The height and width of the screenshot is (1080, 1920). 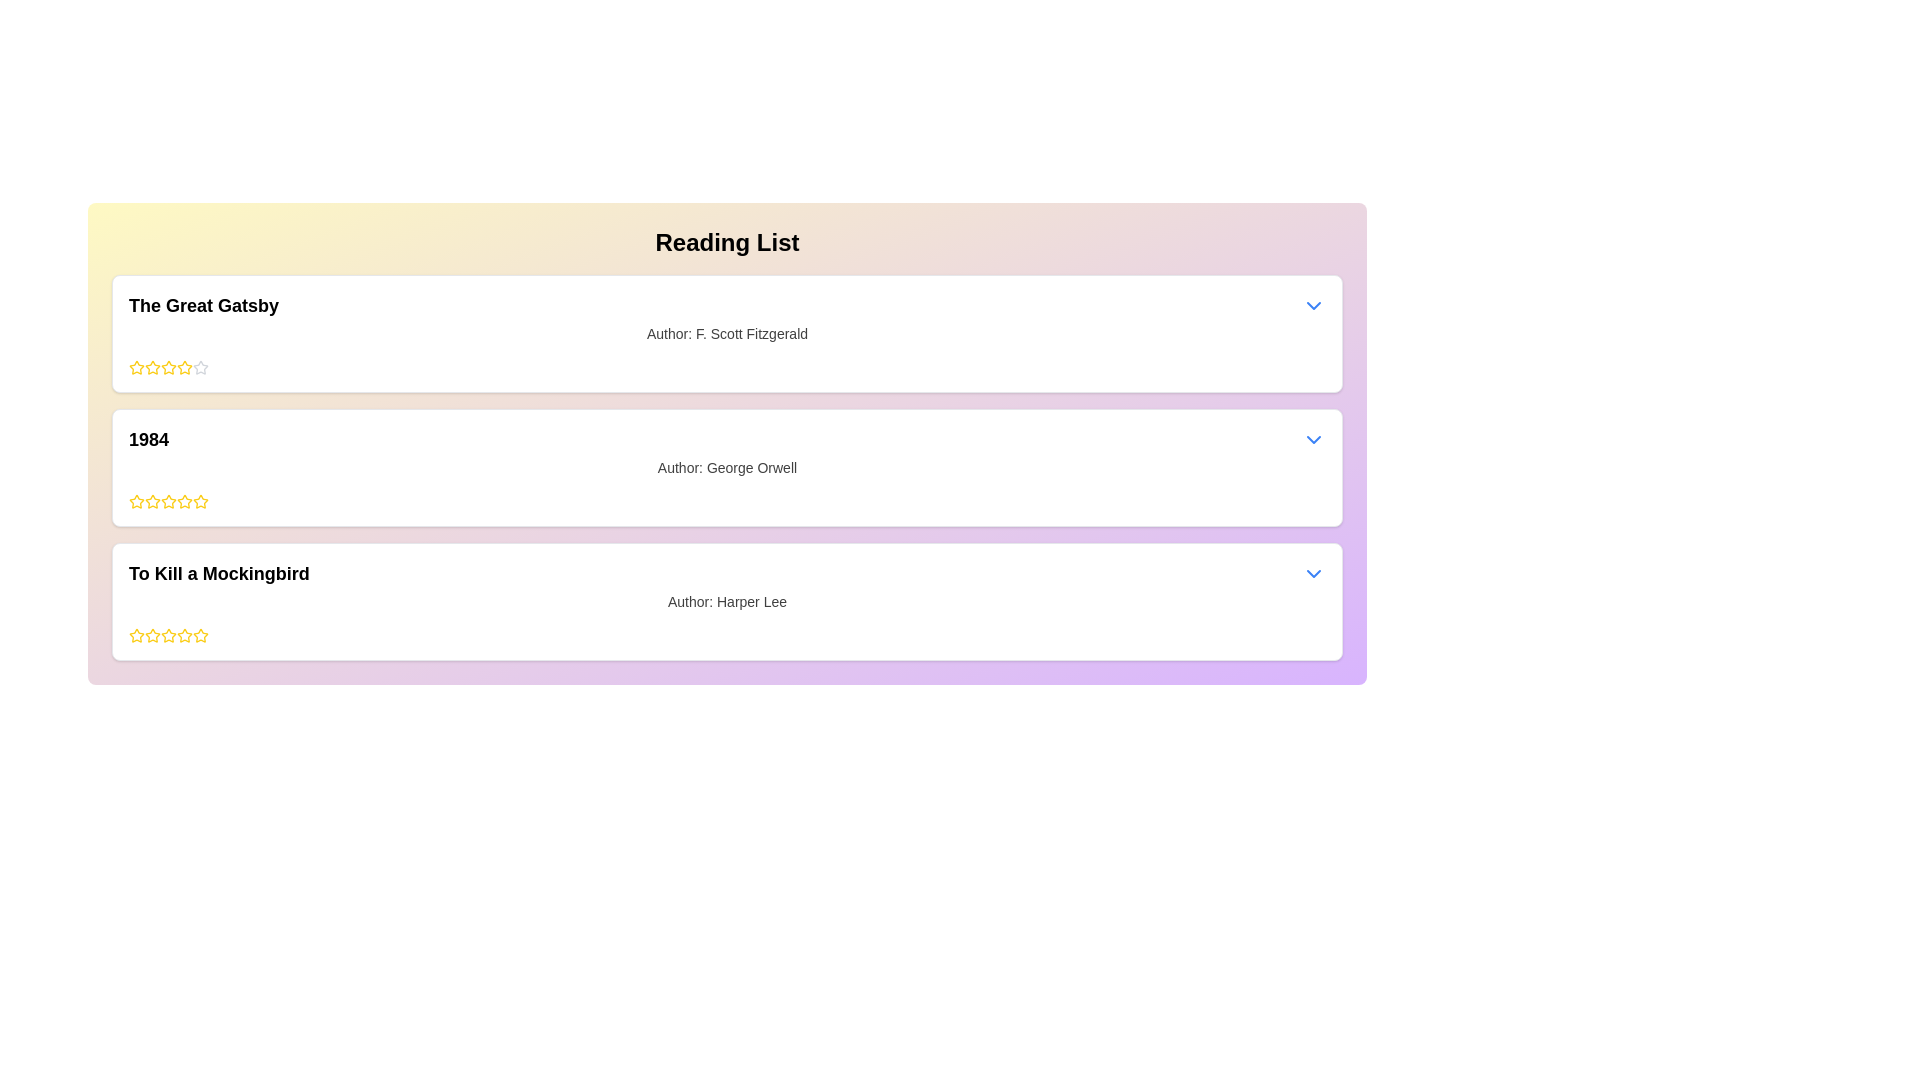 What do you see at coordinates (726, 600) in the screenshot?
I see `text label indicating the author of the book 'To Kill a Mockingbird', which is located in the third reading list item in the 'Reading List' section` at bounding box center [726, 600].